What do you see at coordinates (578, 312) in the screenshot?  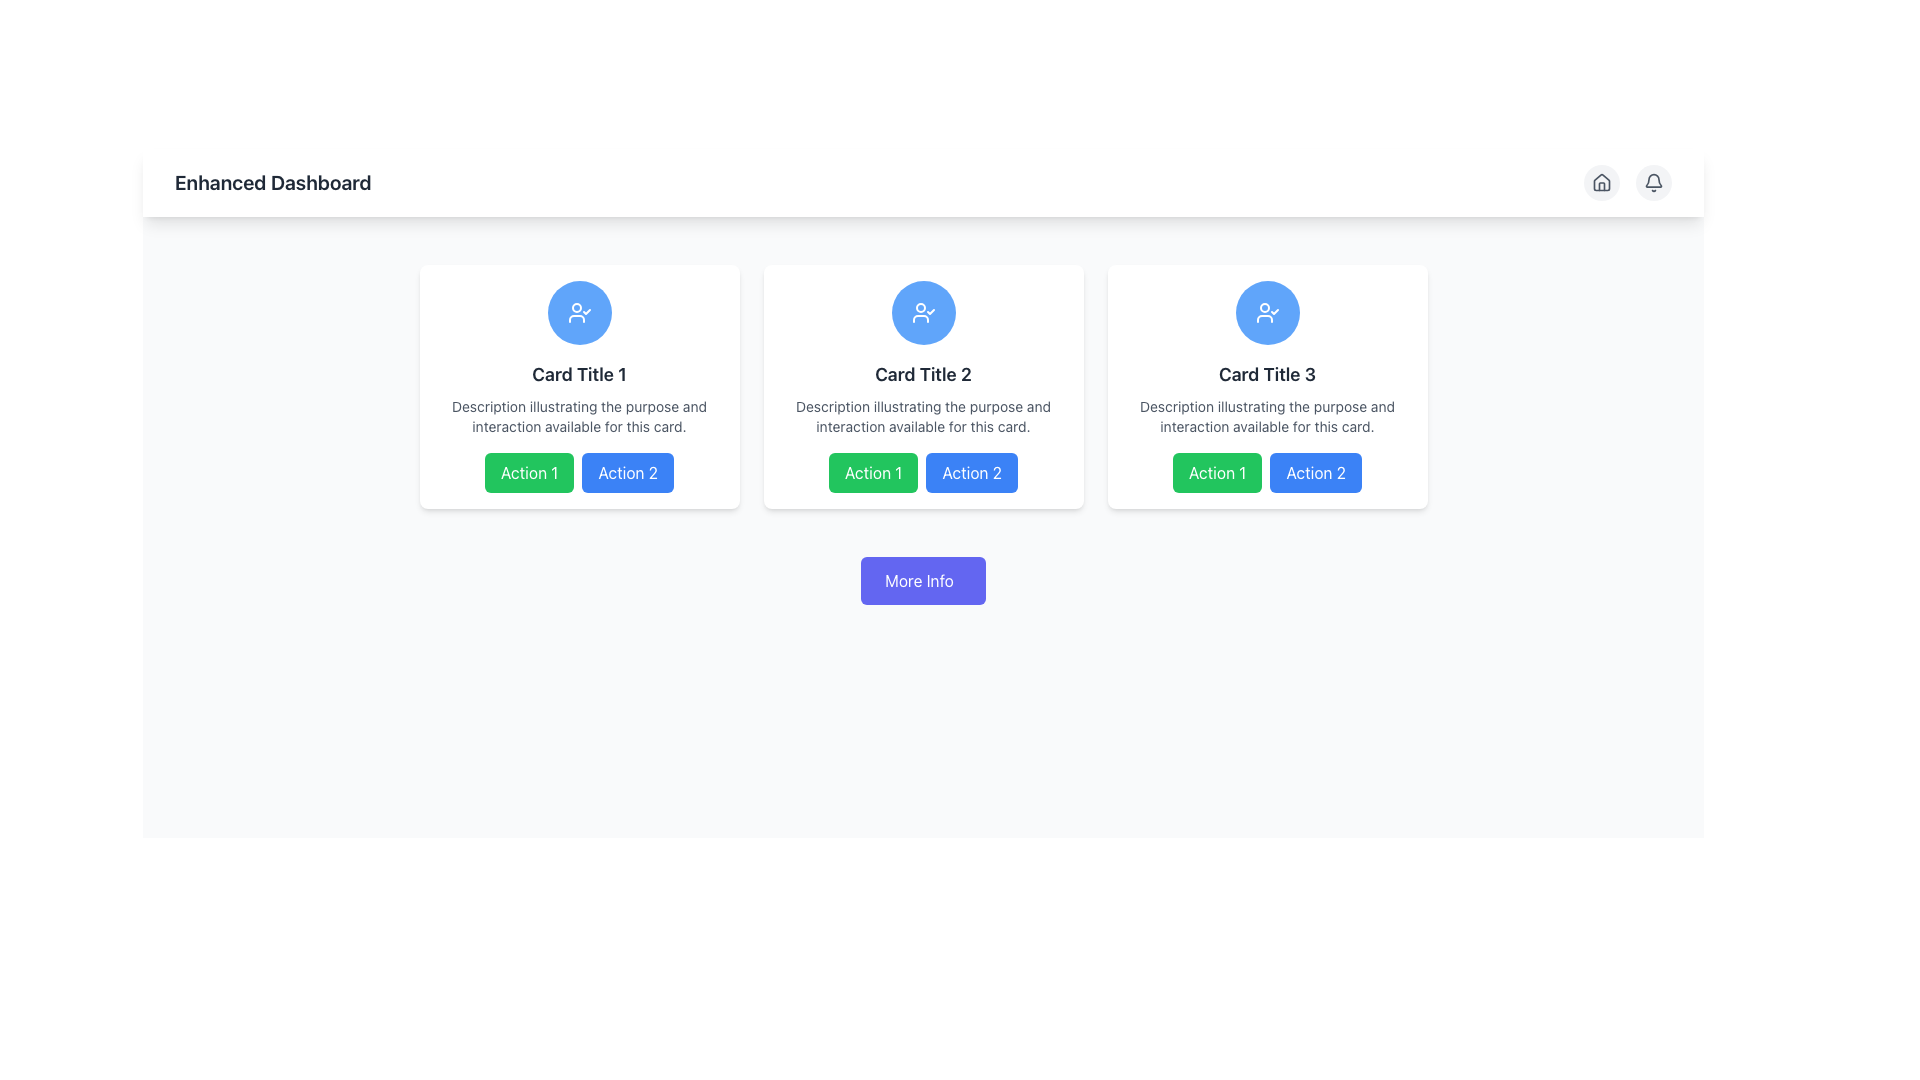 I see `the icon representing 'Card Title 1', which is located at the top center of the card above the title and description` at bounding box center [578, 312].